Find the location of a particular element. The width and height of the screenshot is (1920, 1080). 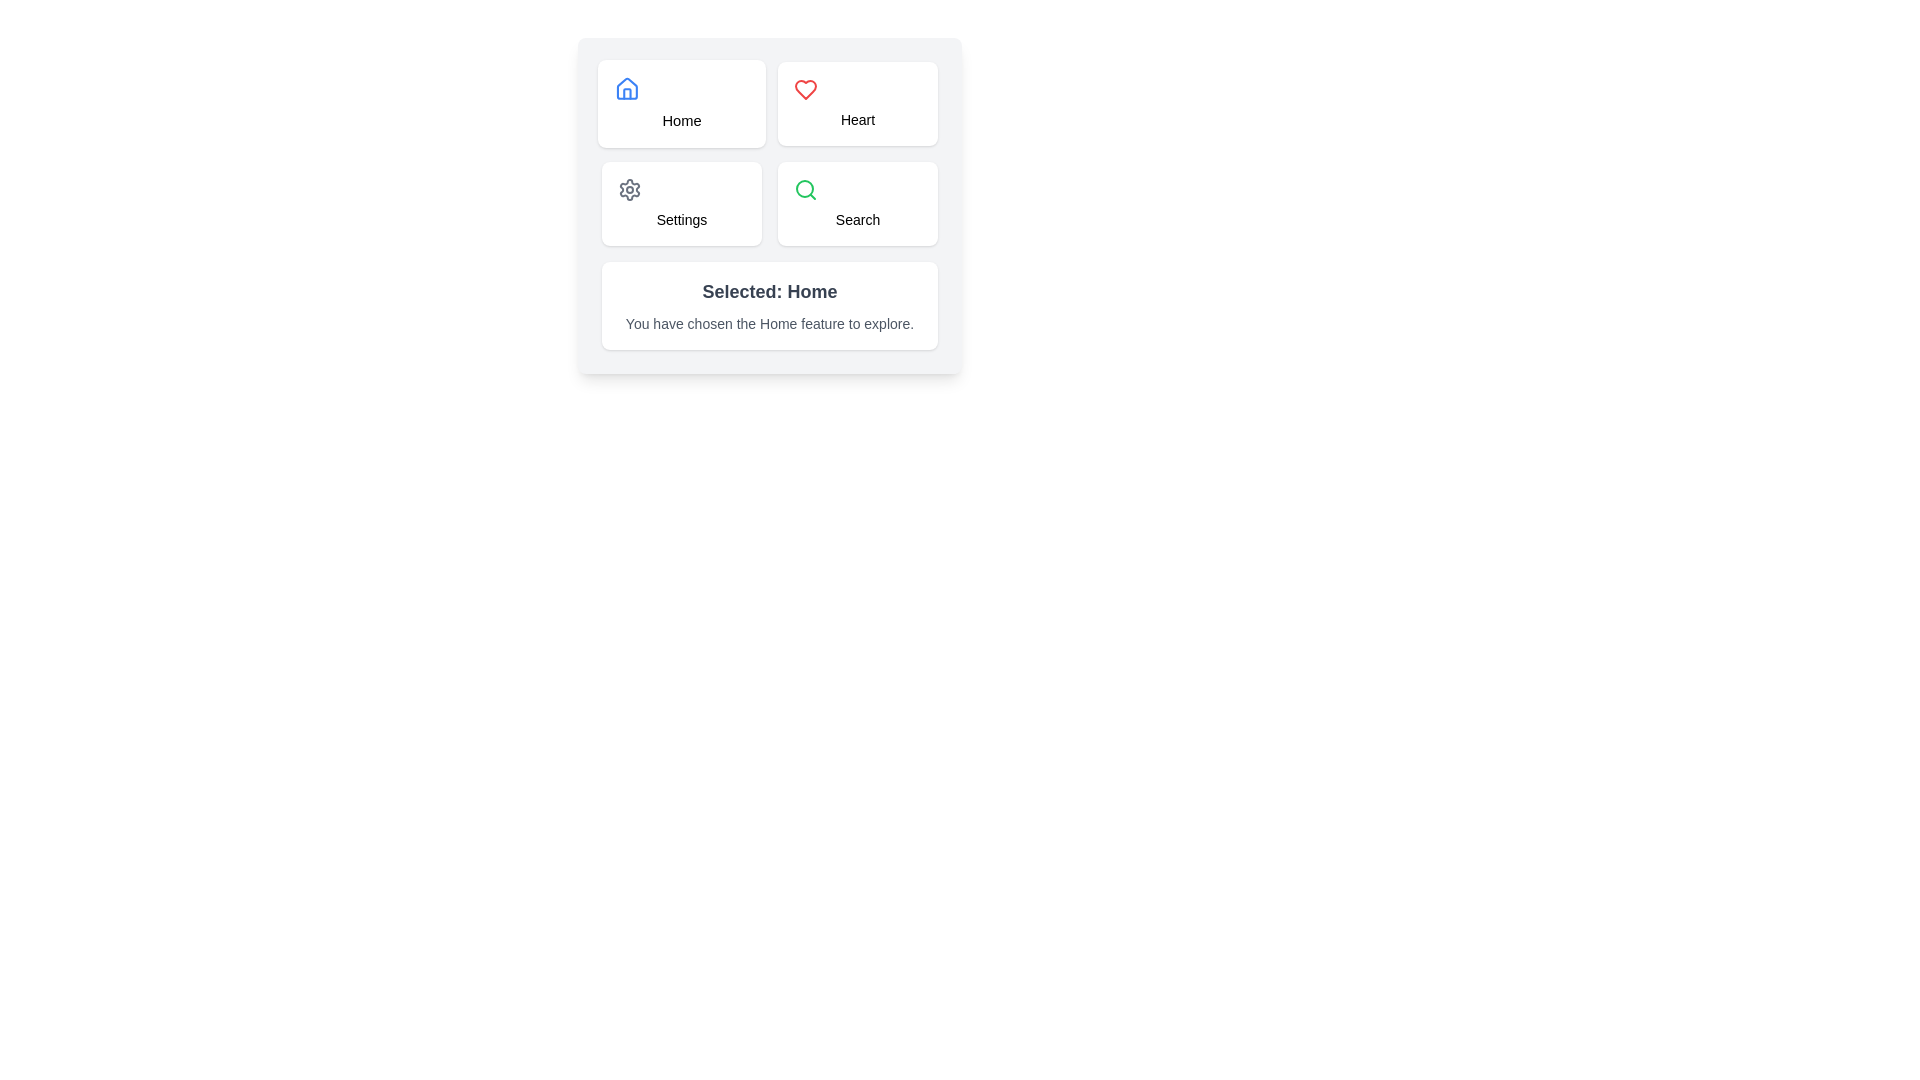

the 'Home' icon element, which is an outline of a house located at the top-left corner of the grid layout, above the text 'Home' is located at coordinates (626, 87).